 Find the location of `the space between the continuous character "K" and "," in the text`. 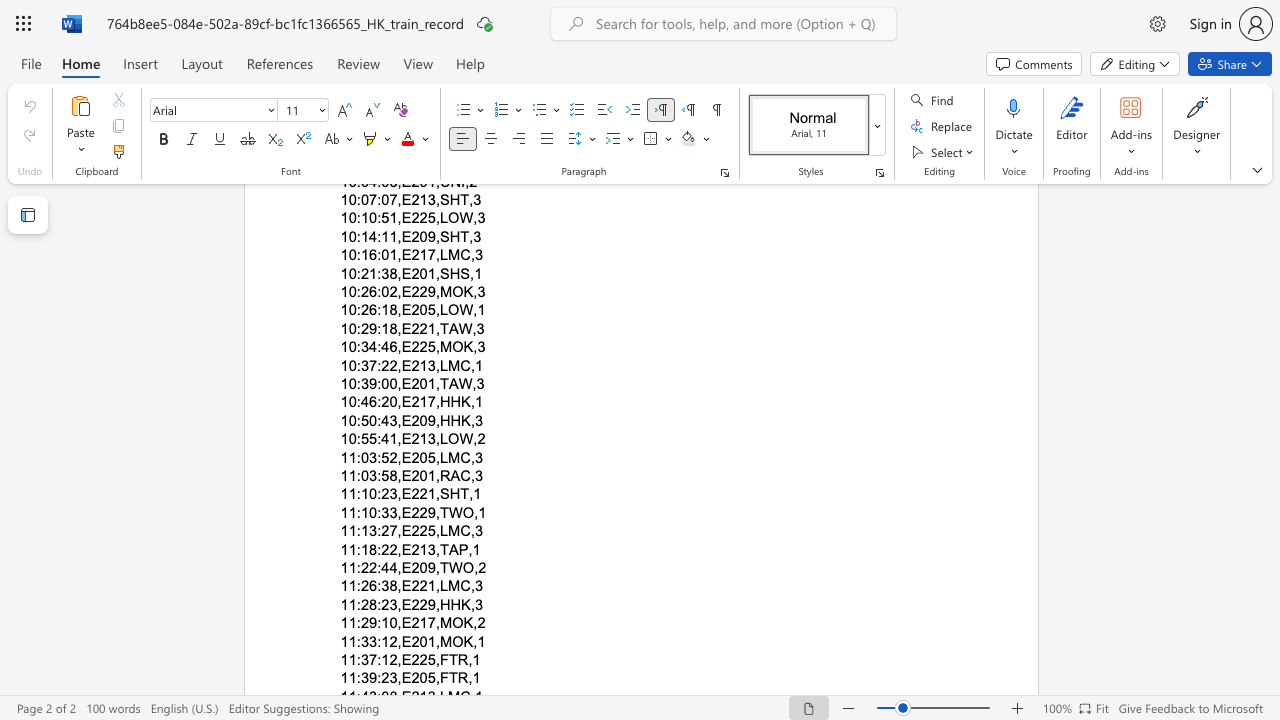

the space between the continuous character "K" and "," in the text is located at coordinates (470, 622).